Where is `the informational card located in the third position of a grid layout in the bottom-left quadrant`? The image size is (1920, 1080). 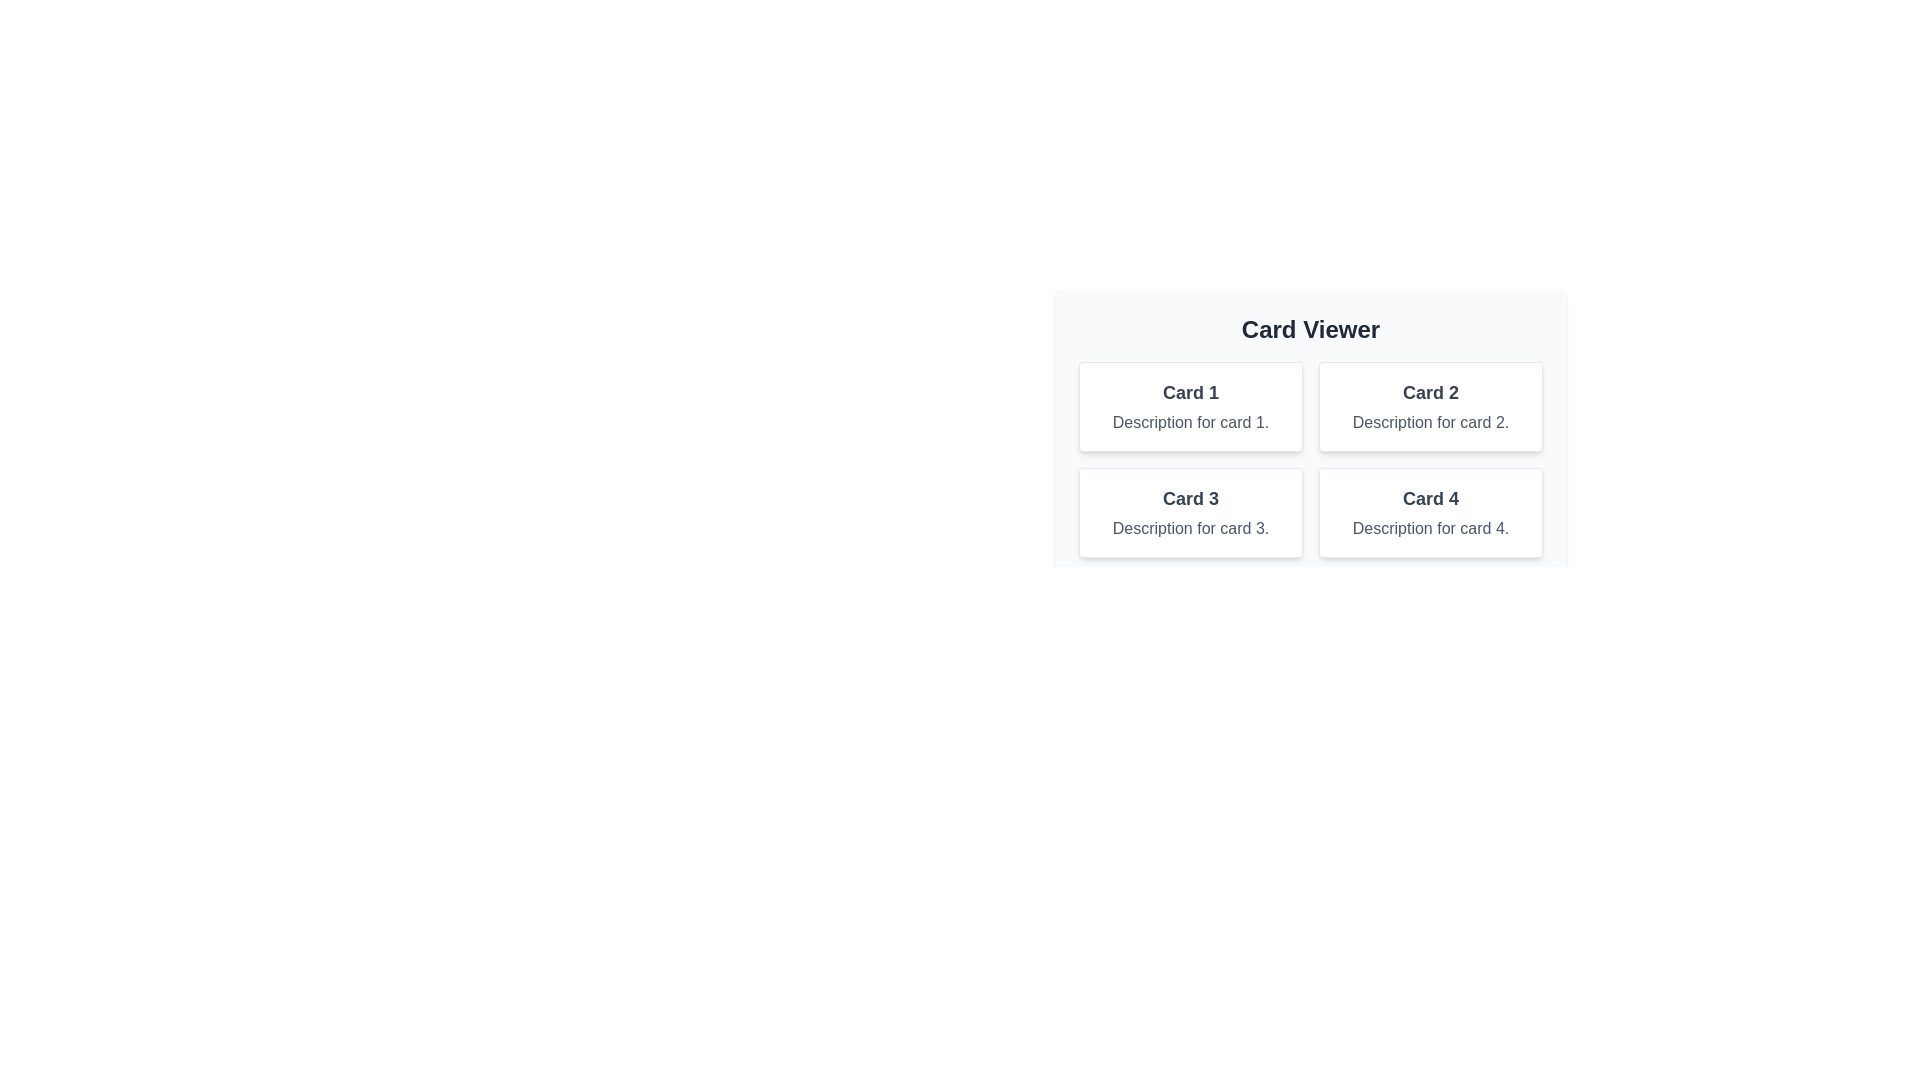
the informational card located in the third position of a grid layout in the bottom-left quadrant is located at coordinates (1190, 512).